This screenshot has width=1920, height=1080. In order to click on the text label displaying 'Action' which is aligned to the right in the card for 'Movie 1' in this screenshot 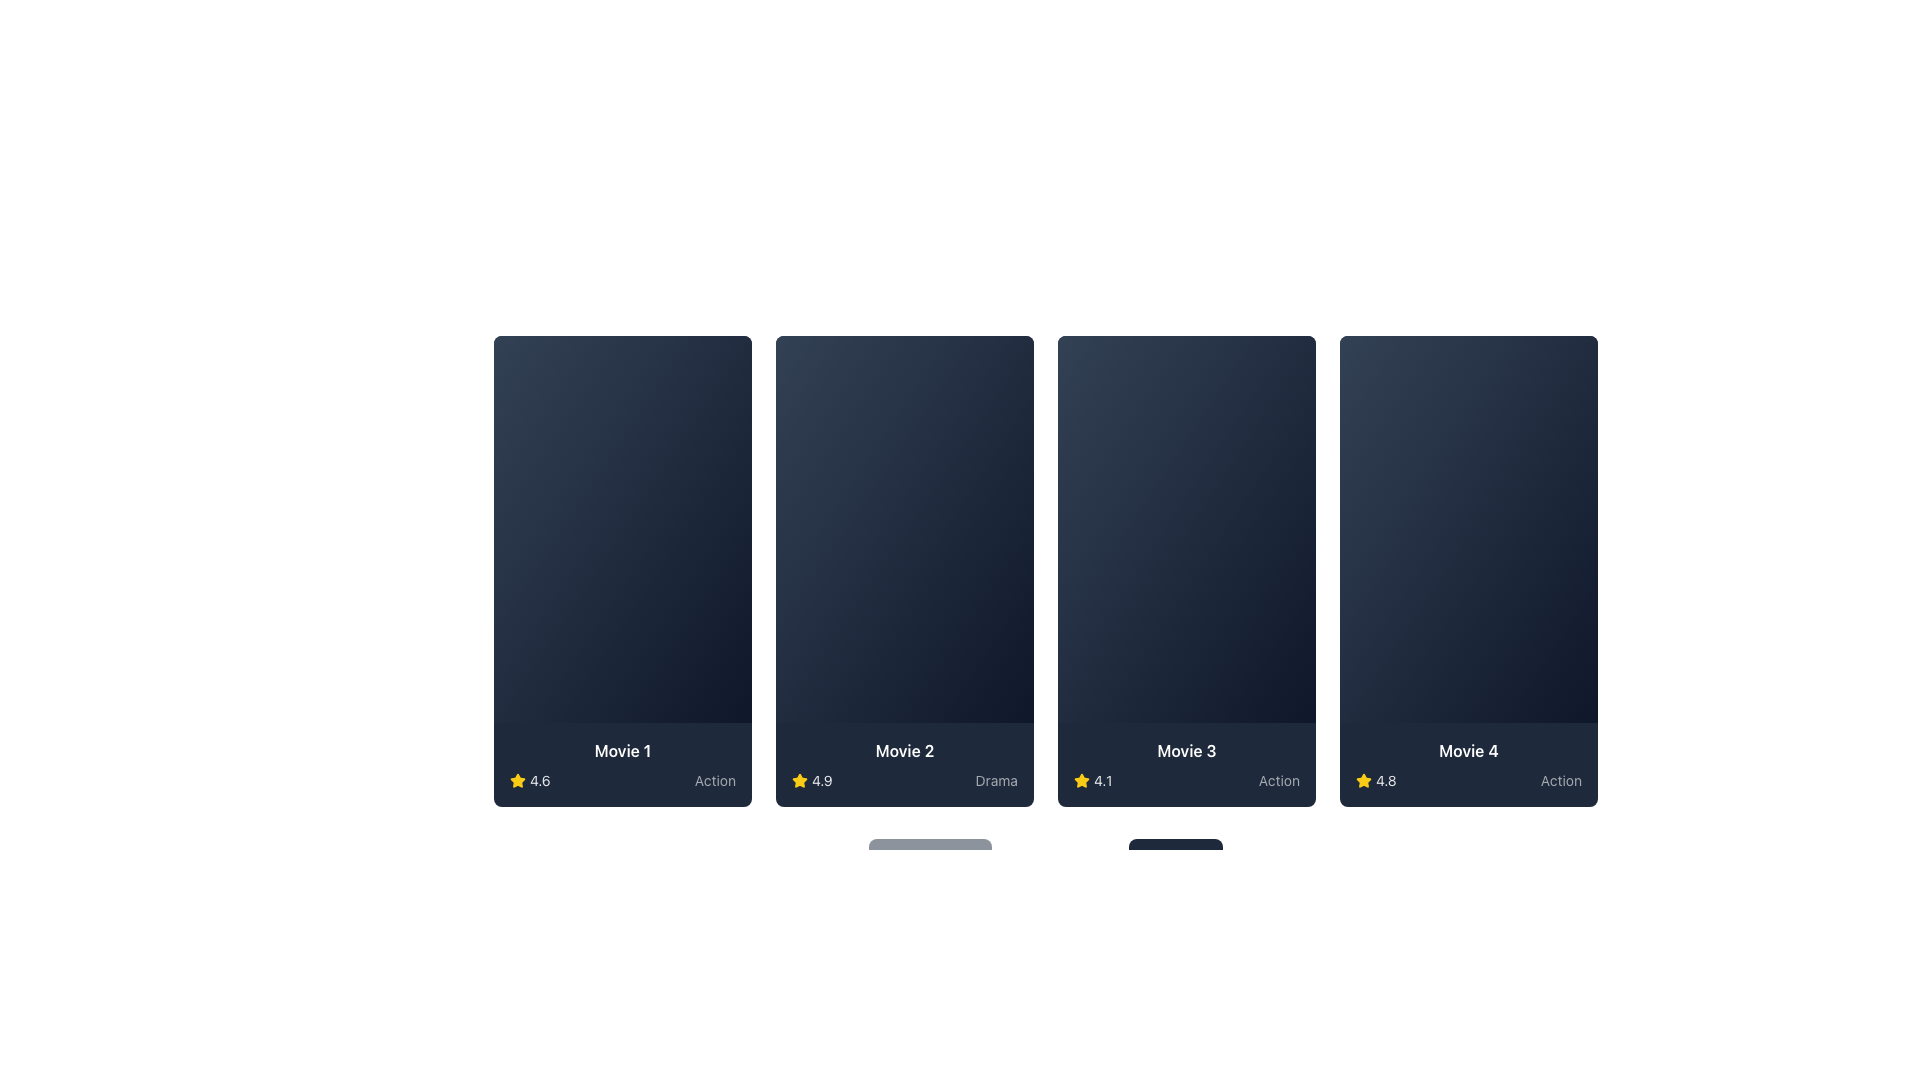, I will do `click(715, 779)`.